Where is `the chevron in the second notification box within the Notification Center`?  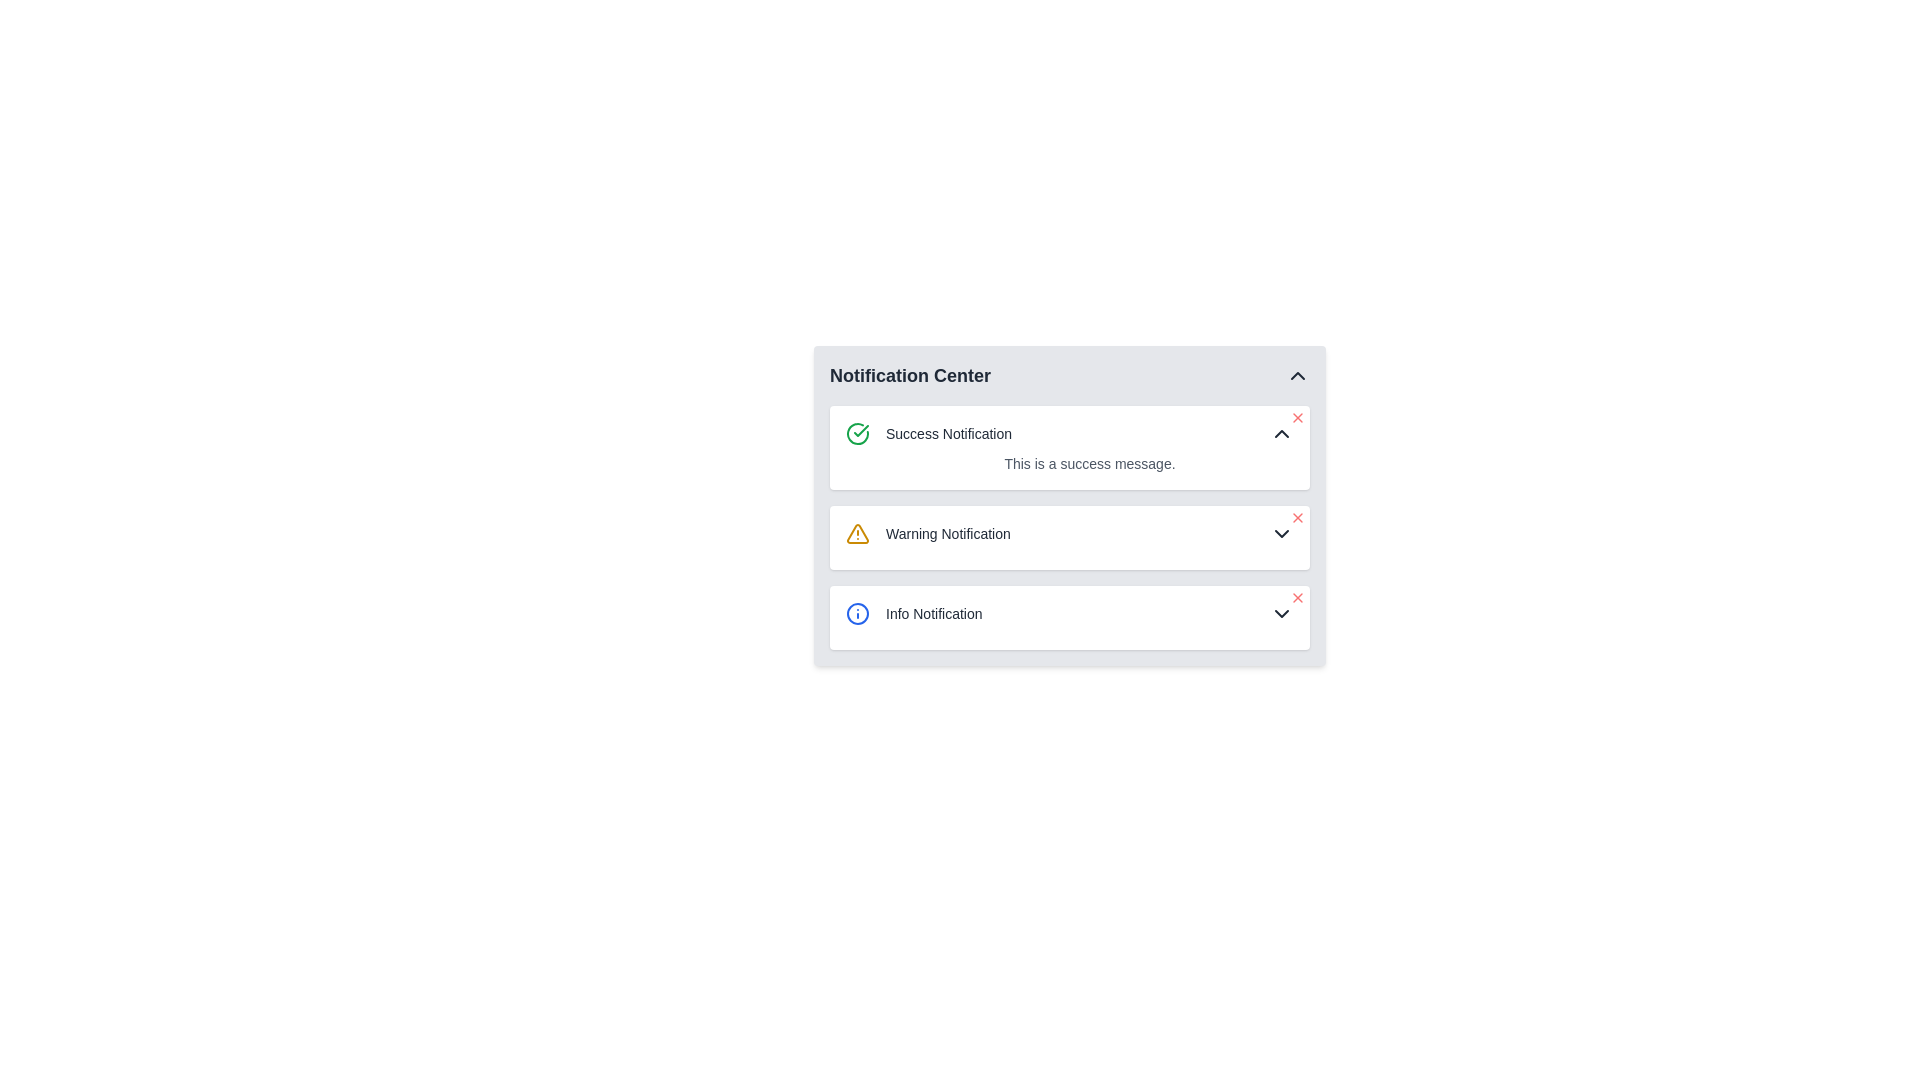 the chevron in the second notification box within the Notification Center is located at coordinates (1069, 536).